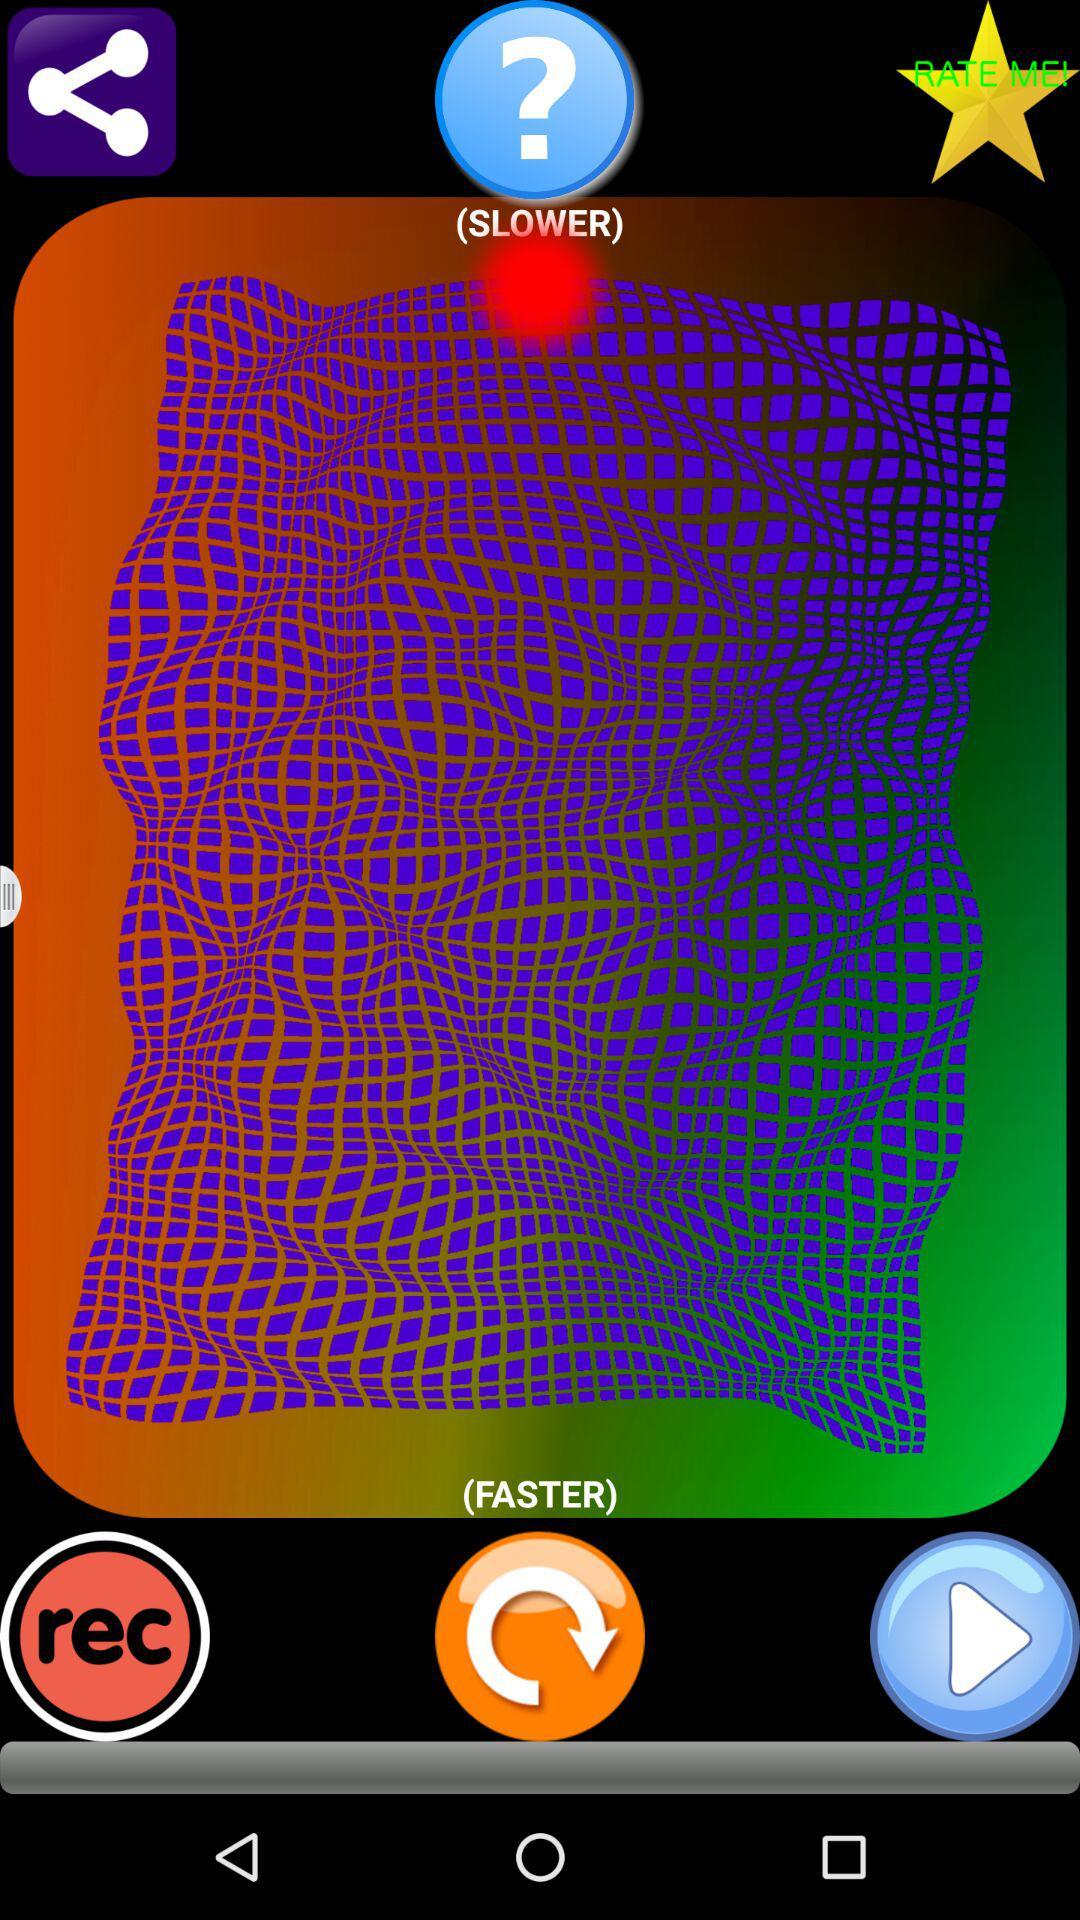  What do you see at coordinates (540, 1636) in the screenshot?
I see `replay` at bounding box center [540, 1636].